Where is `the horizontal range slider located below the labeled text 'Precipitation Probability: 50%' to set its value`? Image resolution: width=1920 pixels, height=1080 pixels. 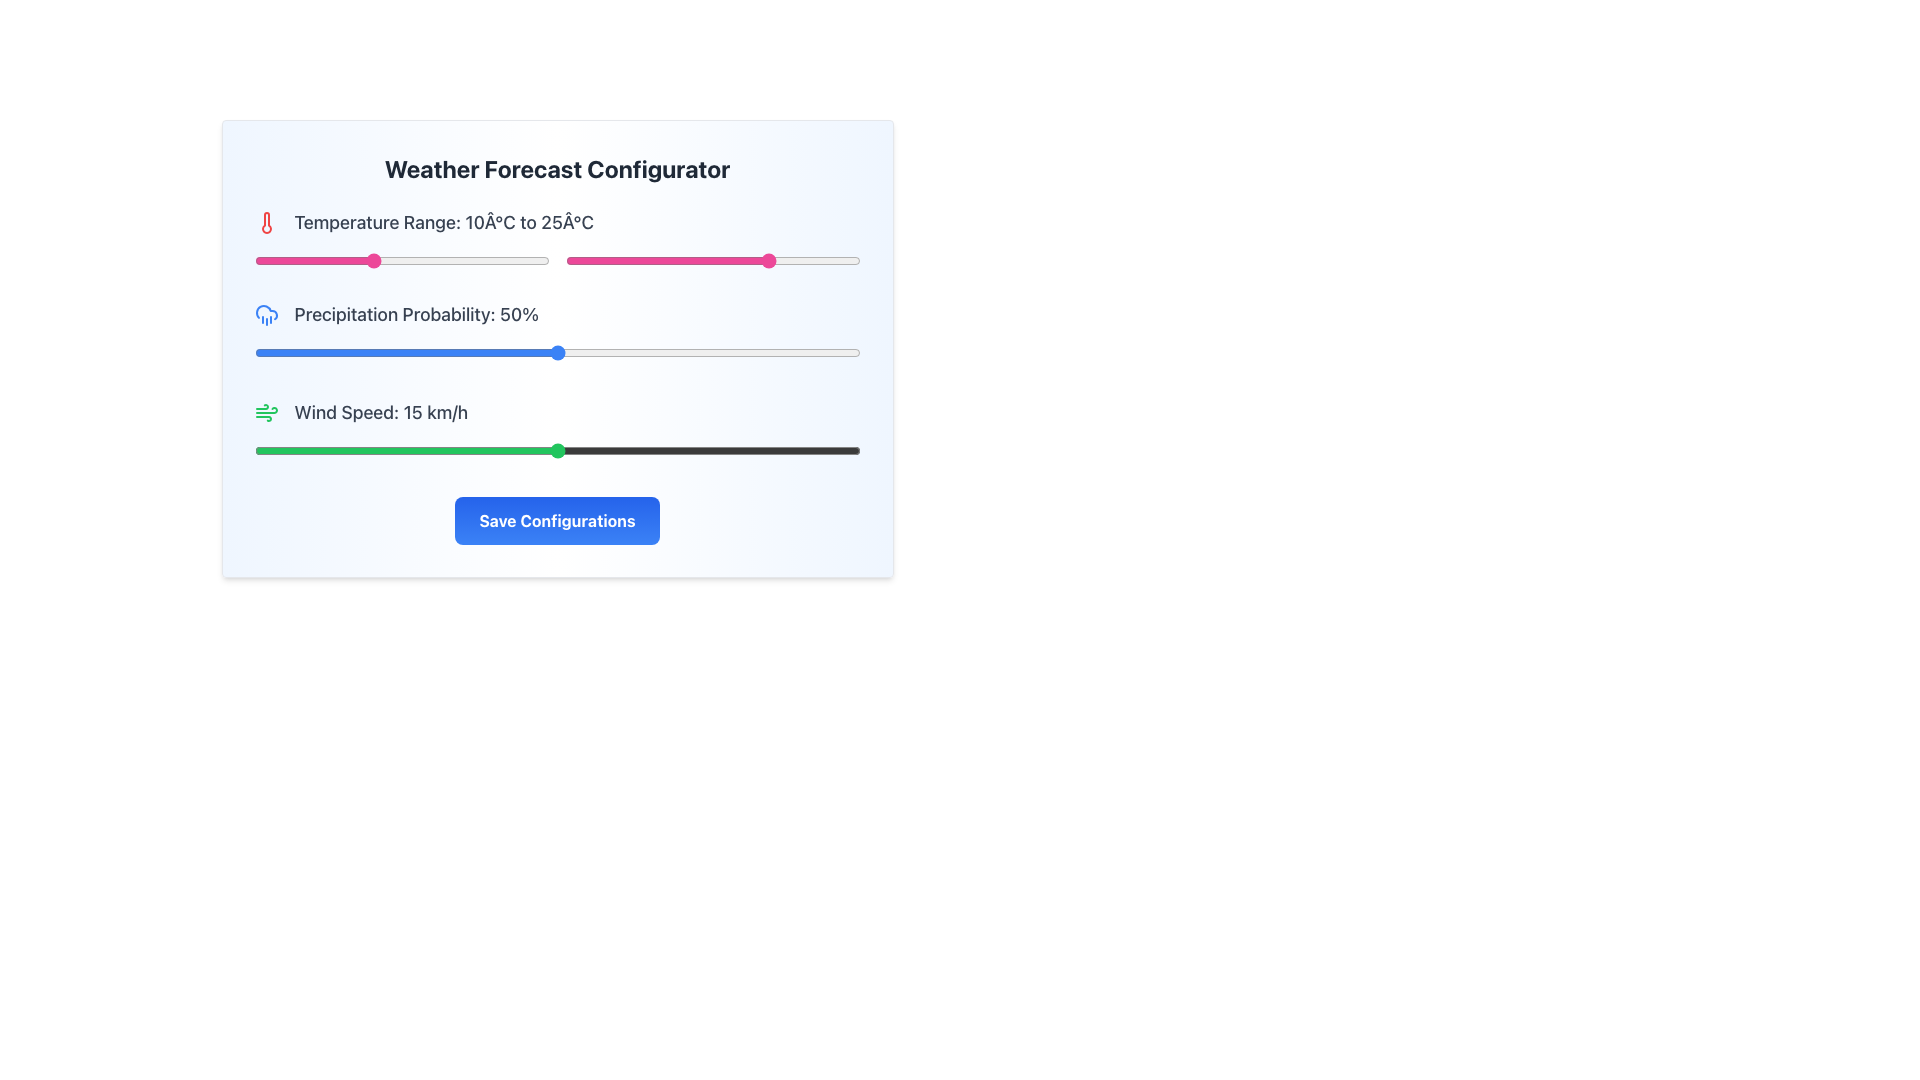 the horizontal range slider located below the labeled text 'Precipitation Probability: 50%' to set its value is located at coordinates (557, 352).